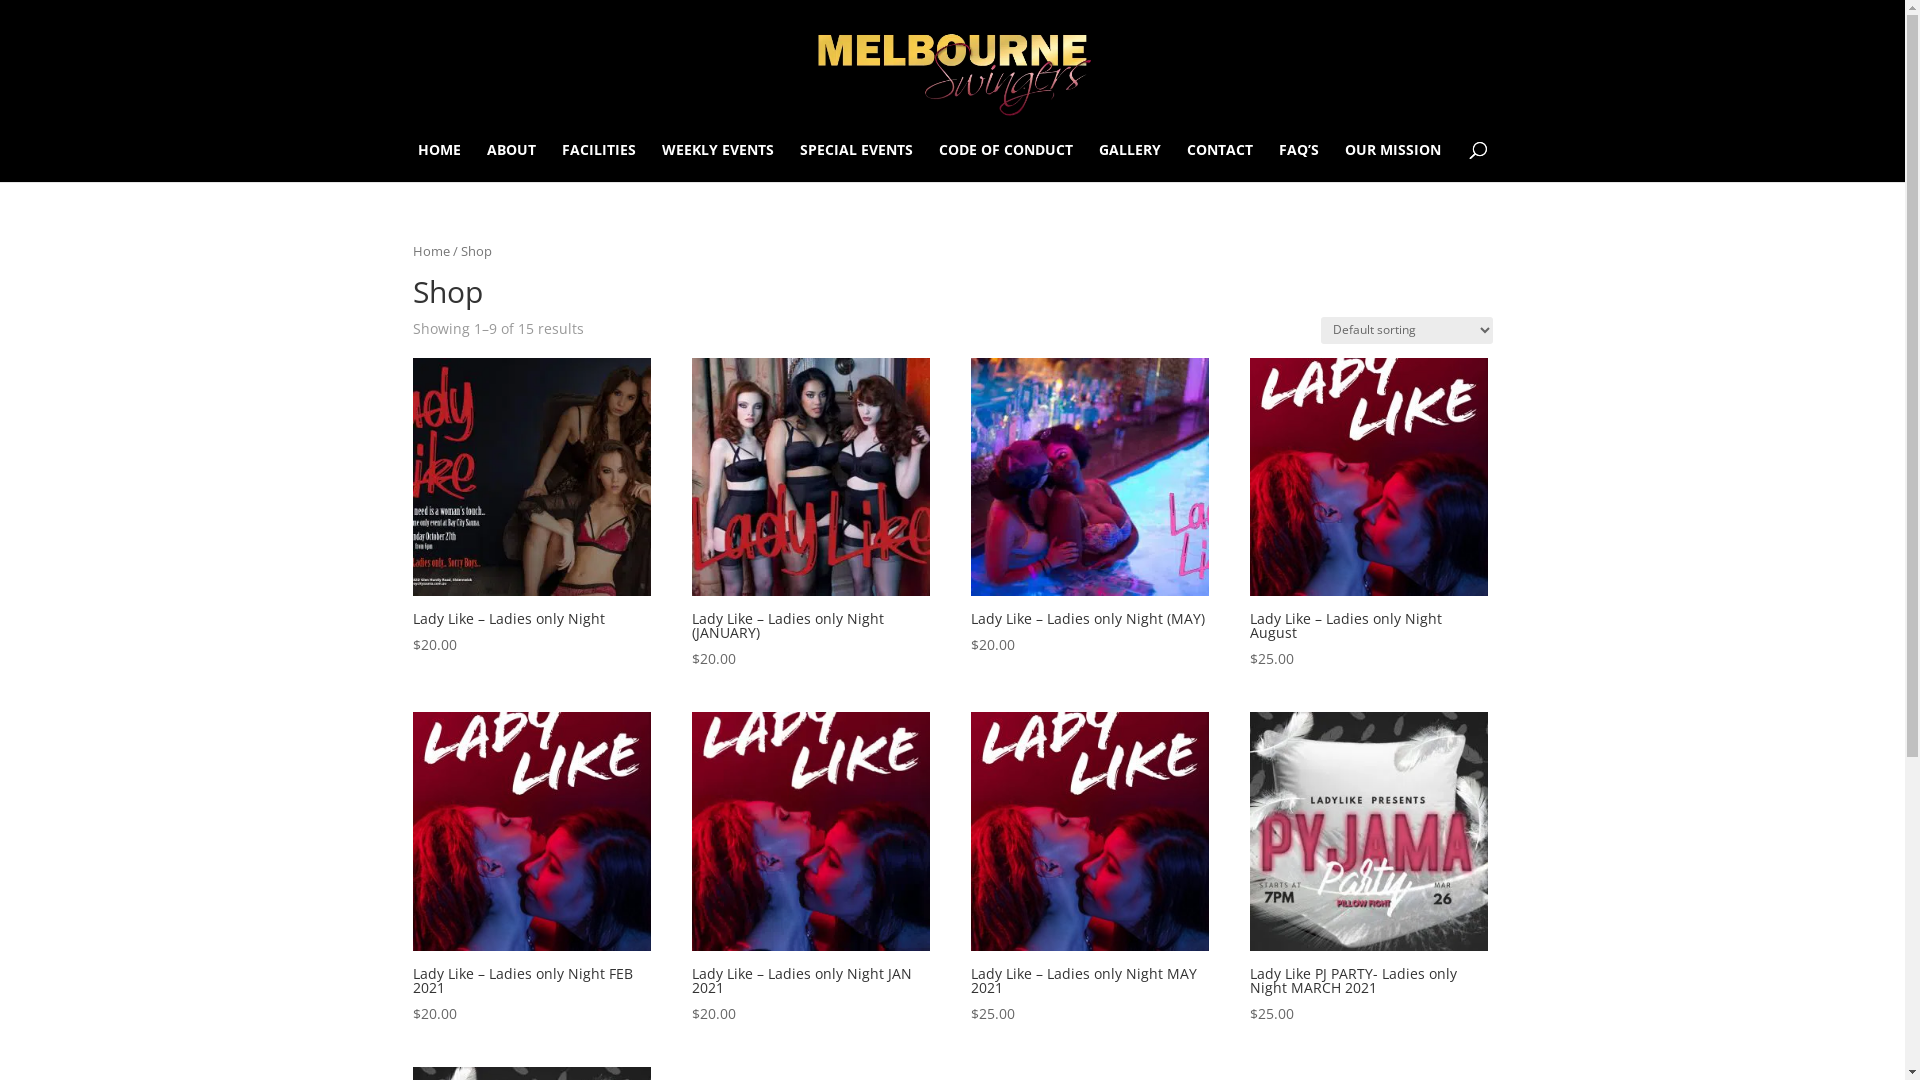 The image size is (1920, 1080). I want to click on 'Home', so click(429, 249).